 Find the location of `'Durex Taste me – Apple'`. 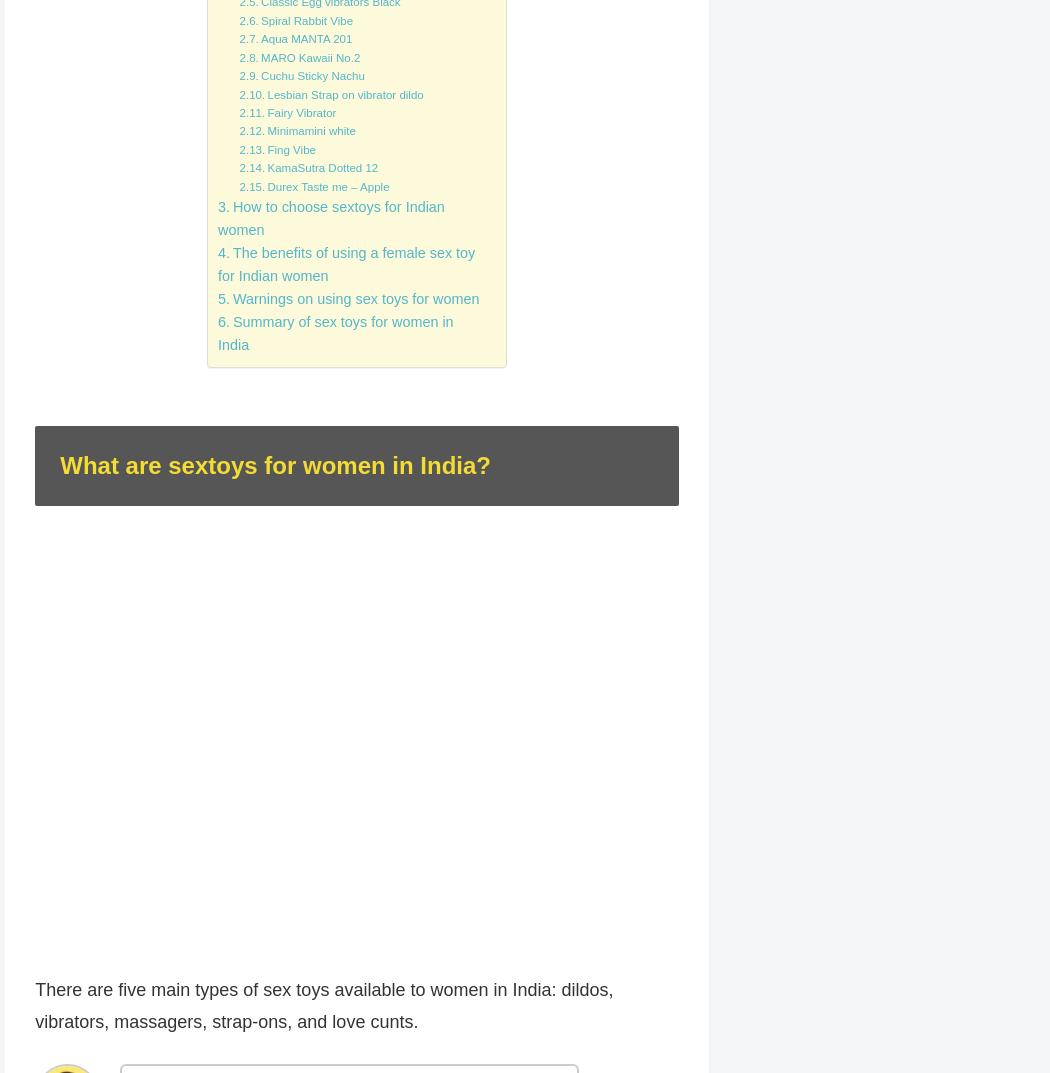

'Durex Taste me – Apple' is located at coordinates (328, 185).